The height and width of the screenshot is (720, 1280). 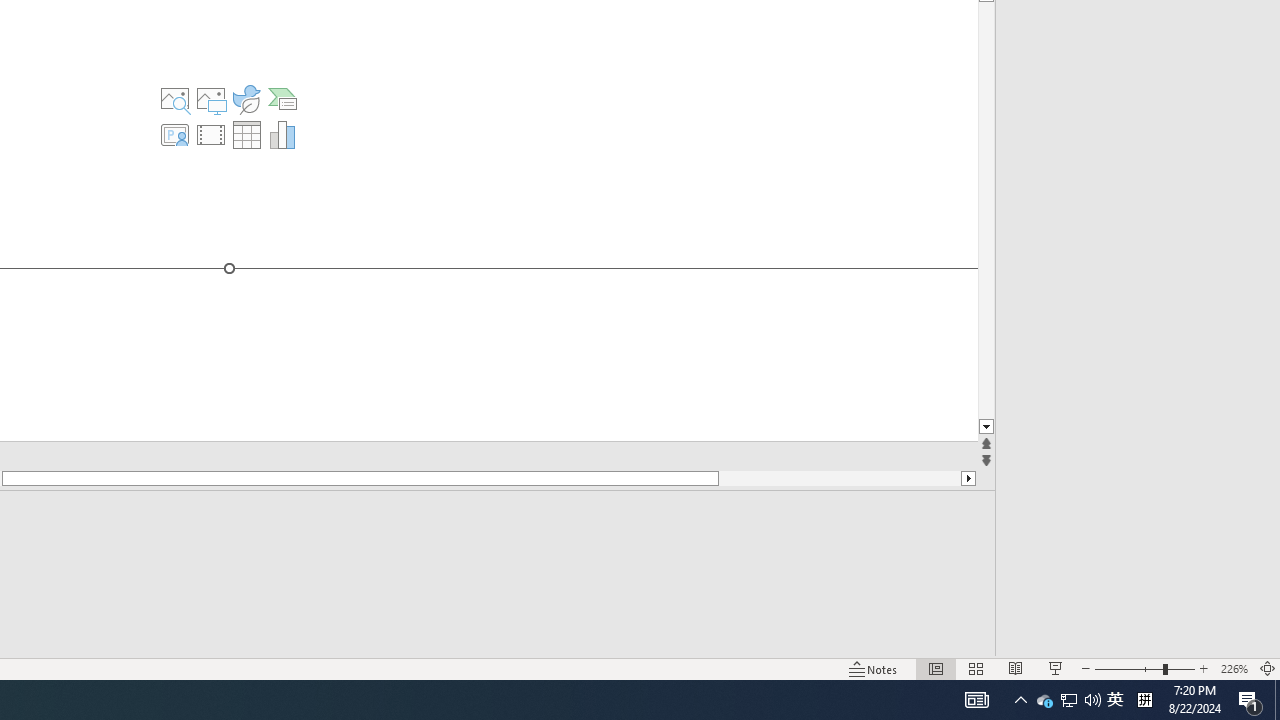 I want to click on 'Insert Table', so click(x=245, y=135).